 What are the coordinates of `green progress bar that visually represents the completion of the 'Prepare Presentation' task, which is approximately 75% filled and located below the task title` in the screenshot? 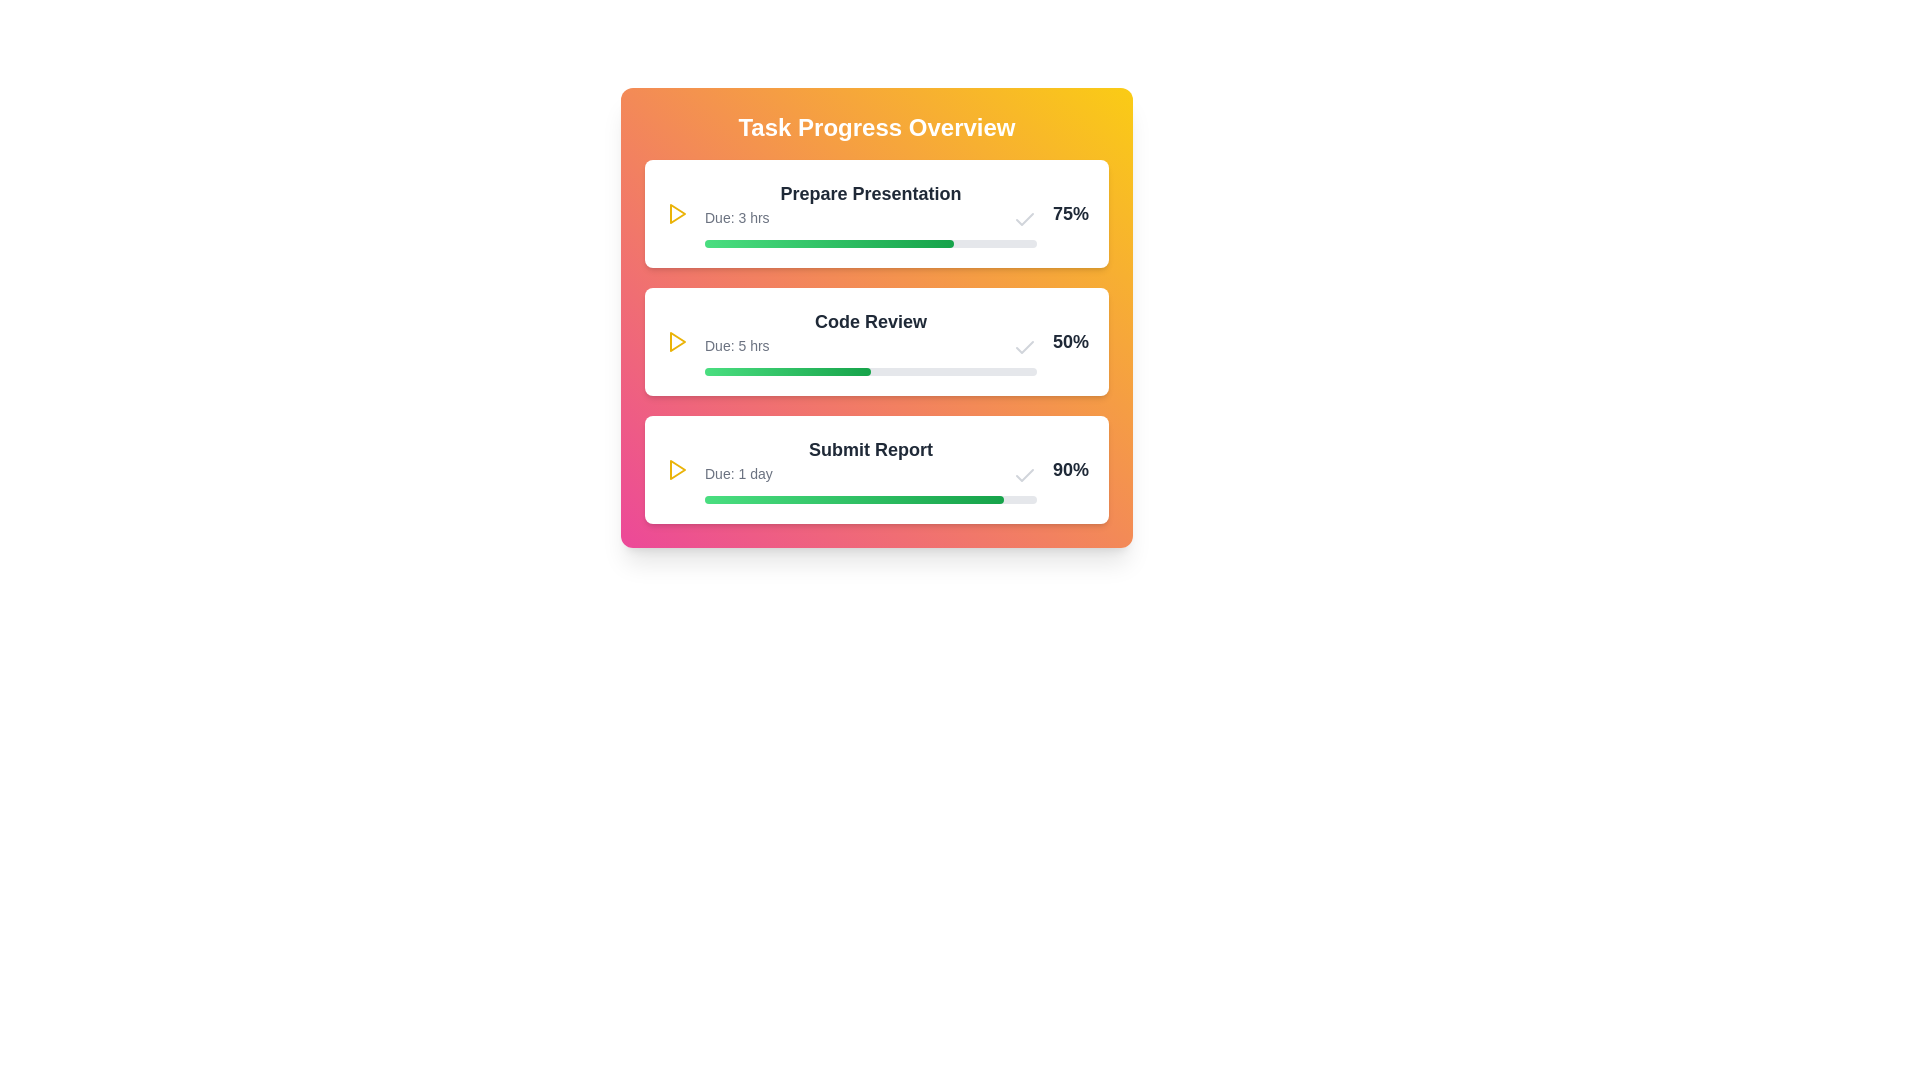 It's located at (829, 242).